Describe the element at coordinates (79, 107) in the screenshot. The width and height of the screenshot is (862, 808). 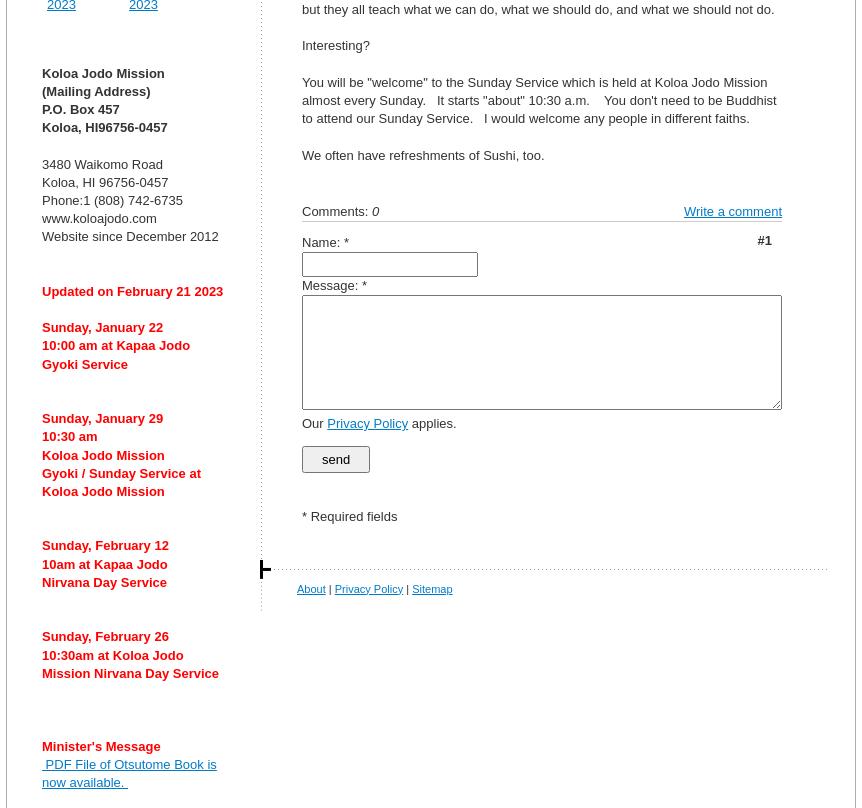
I see `'P.O. Box 457'` at that location.